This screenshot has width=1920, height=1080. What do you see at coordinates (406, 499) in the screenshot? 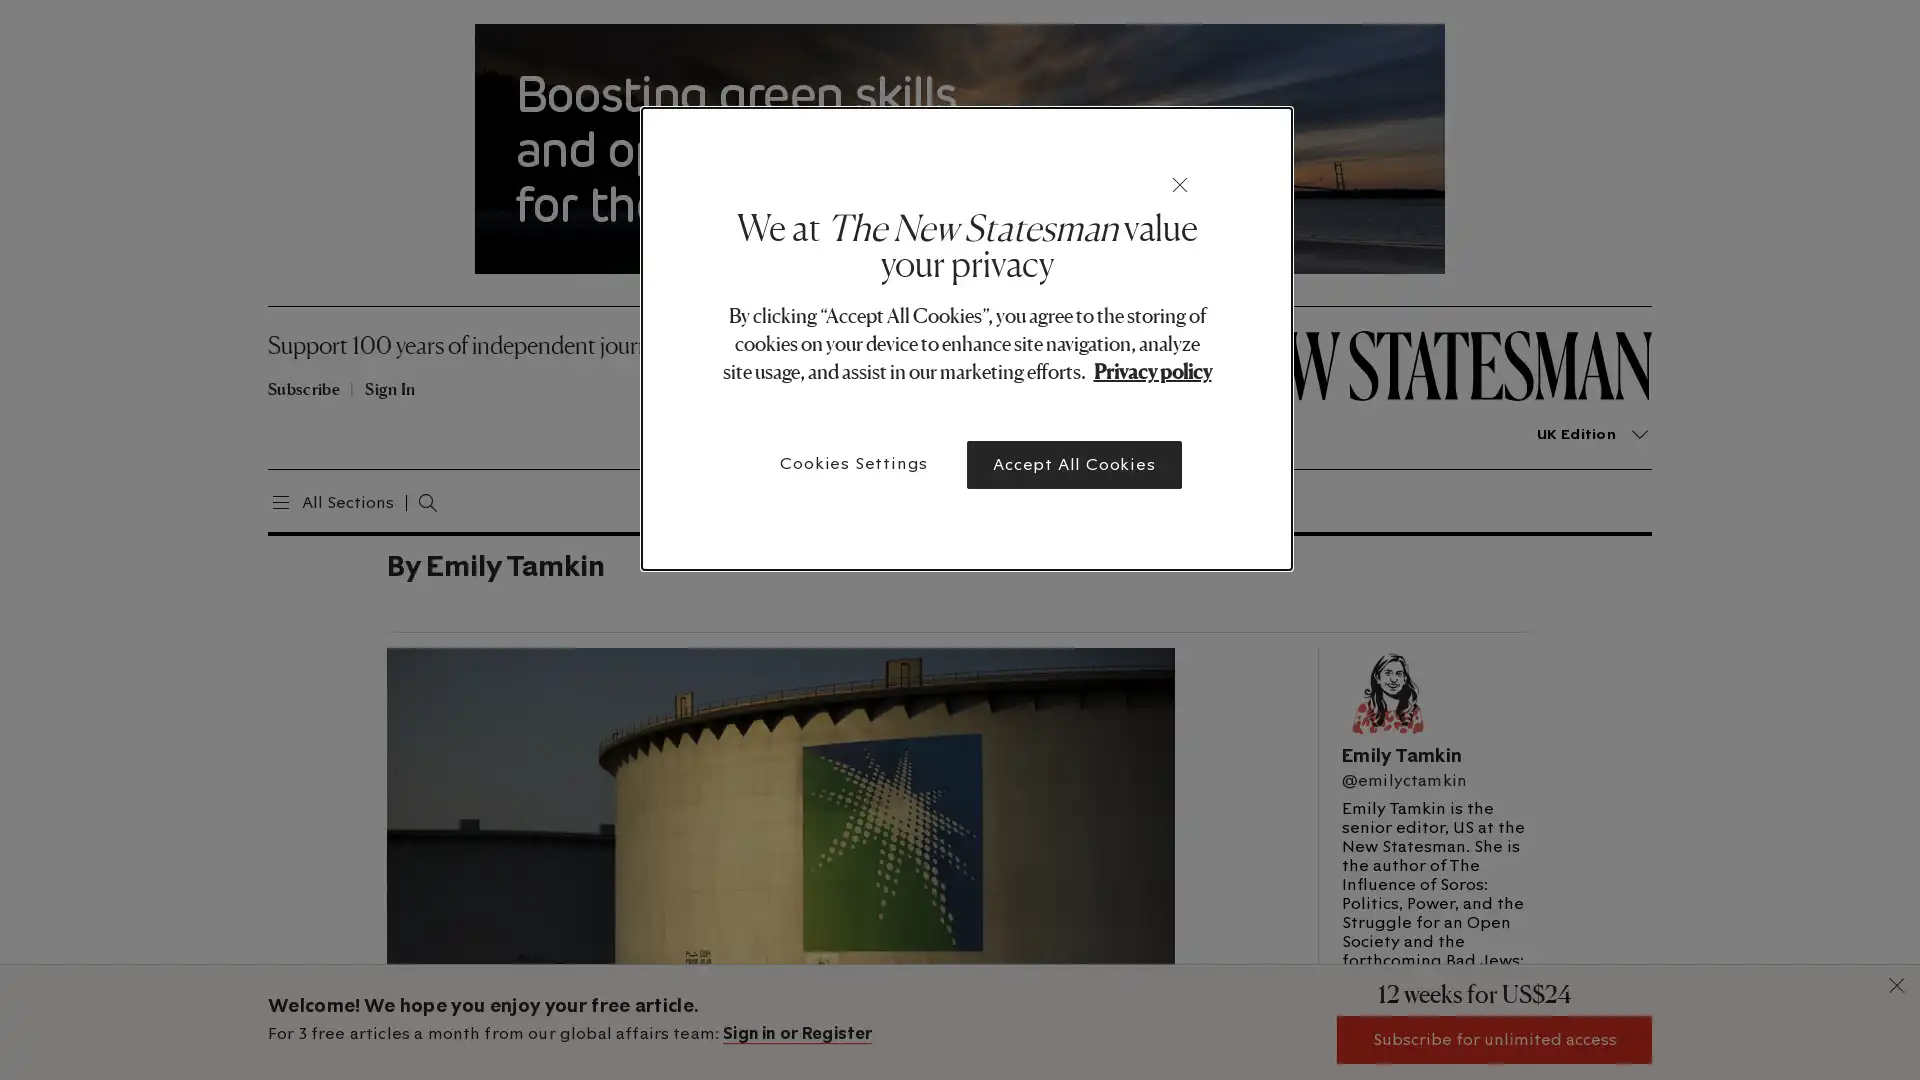
I see `Search` at bounding box center [406, 499].